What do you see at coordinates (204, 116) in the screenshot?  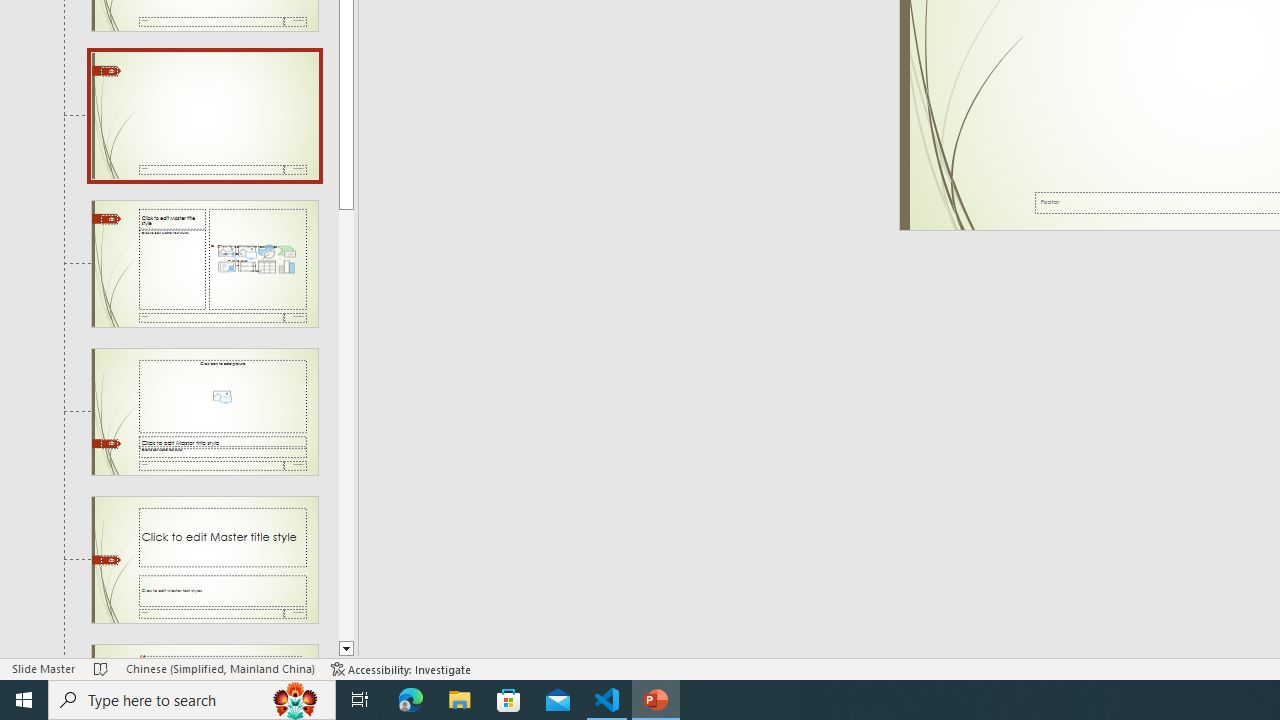 I see `'Slide Blank Layout: used by no slides'` at bounding box center [204, 116].